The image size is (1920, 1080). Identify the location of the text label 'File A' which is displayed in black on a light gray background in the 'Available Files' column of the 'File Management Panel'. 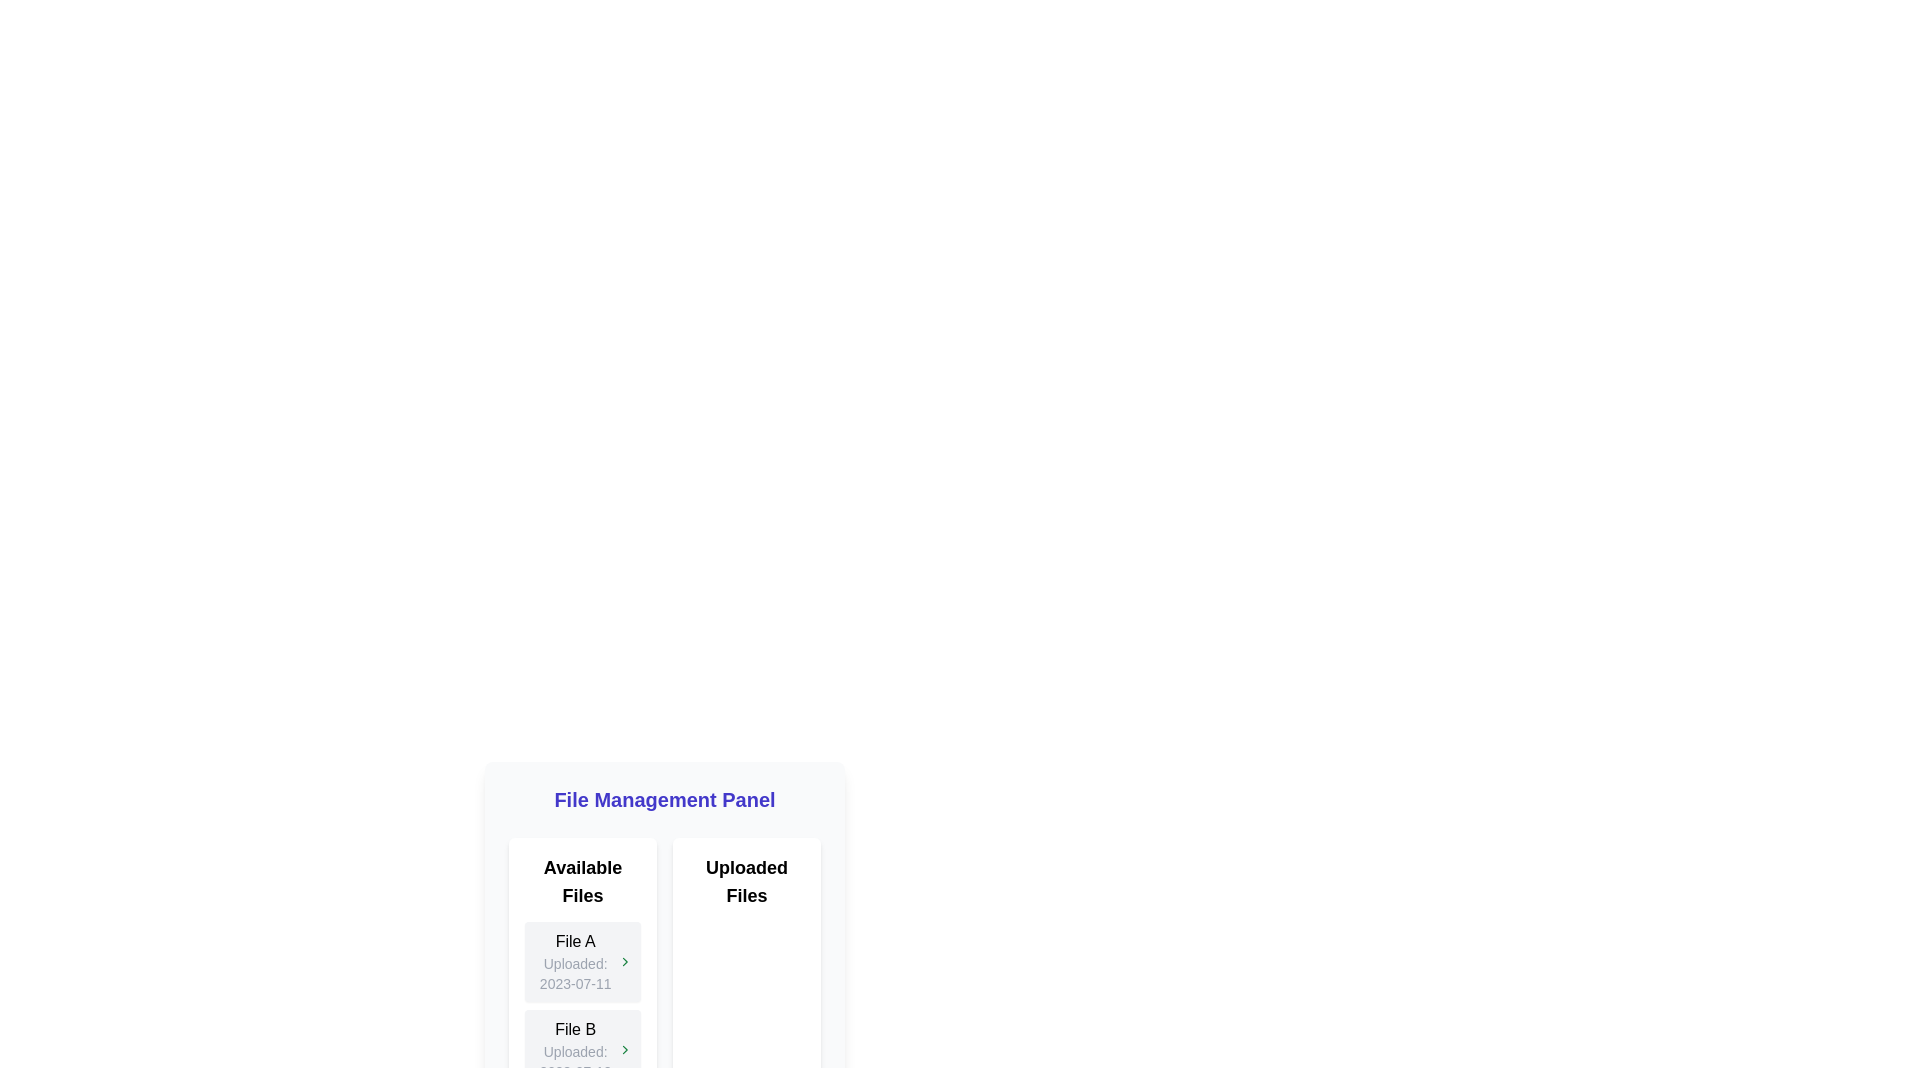
(574, 941).